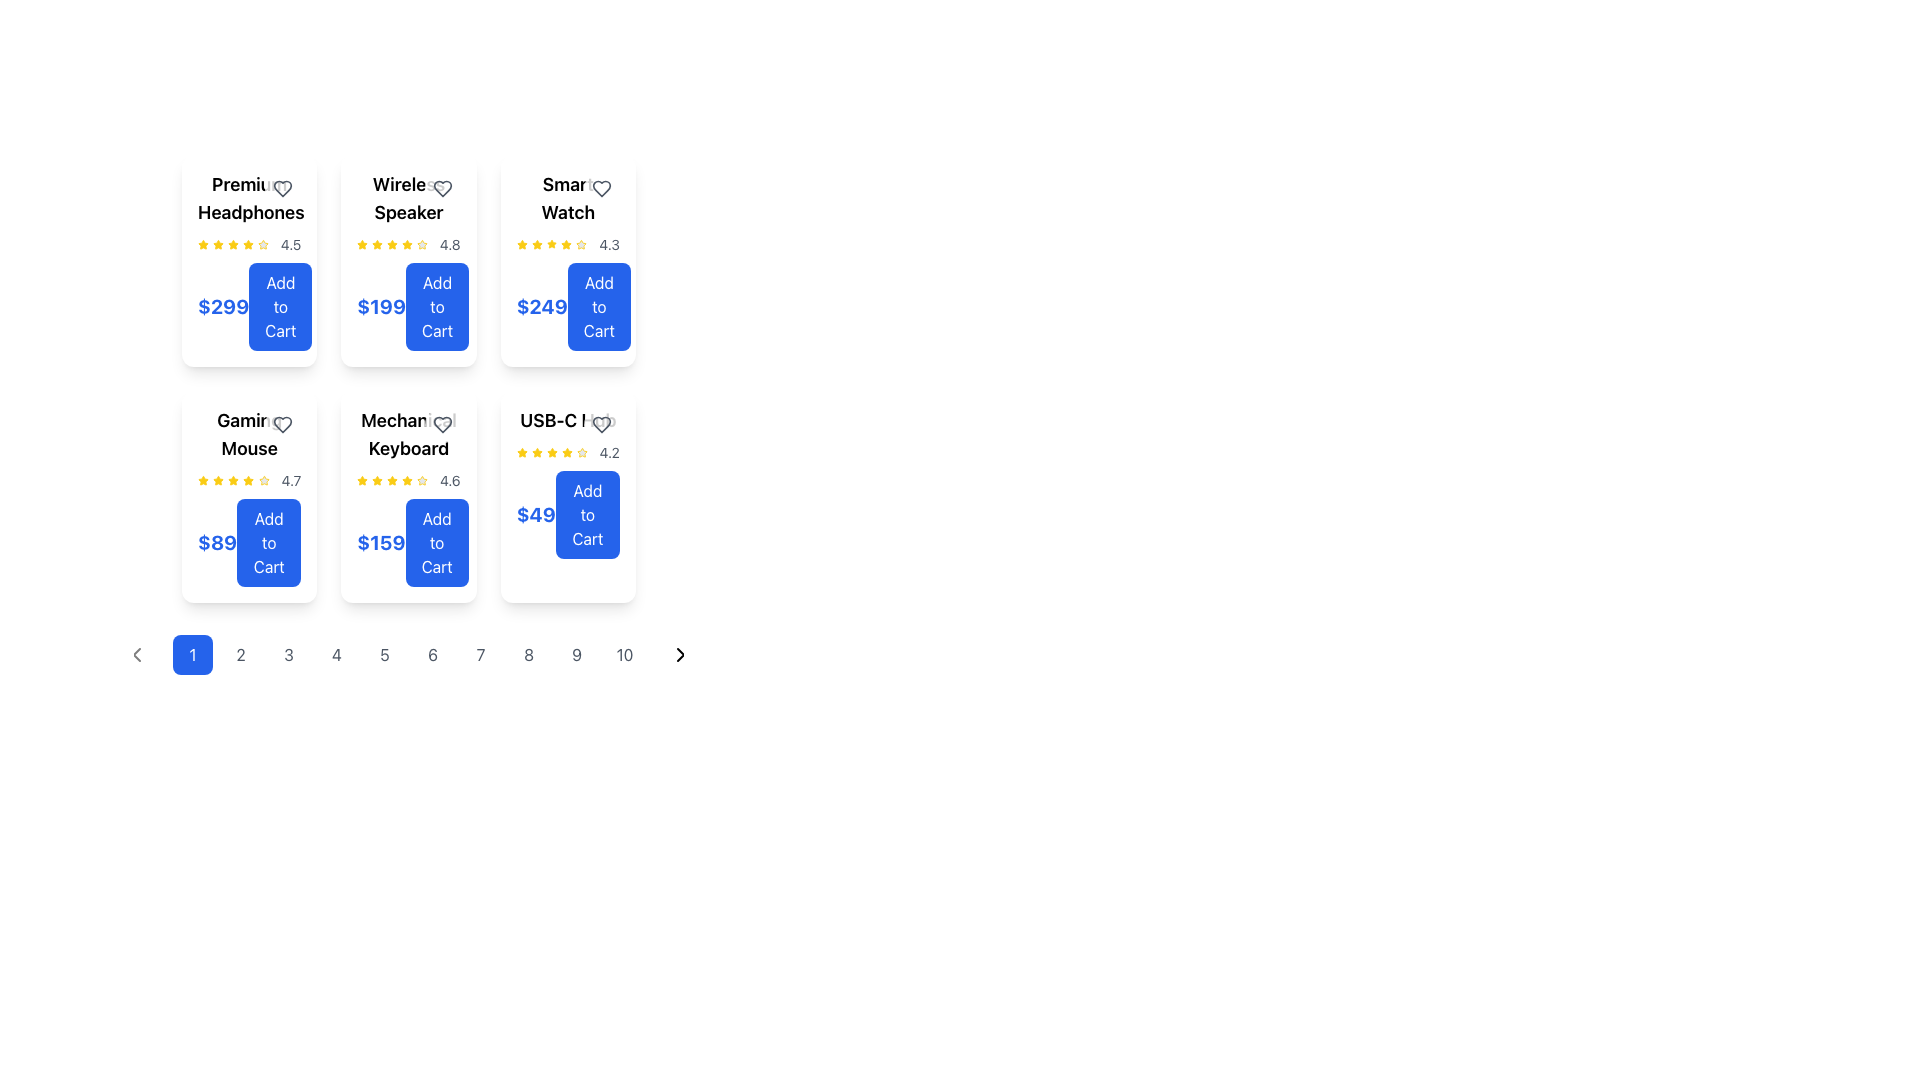 This screenshot has width=1920, height=1080. Describe the element at coordinates (552, 244) in the screenshot. I see `the fourth filled yellow star icon in the rating section for the 'Smart Watch' card located in the third column of the first row` at that location.